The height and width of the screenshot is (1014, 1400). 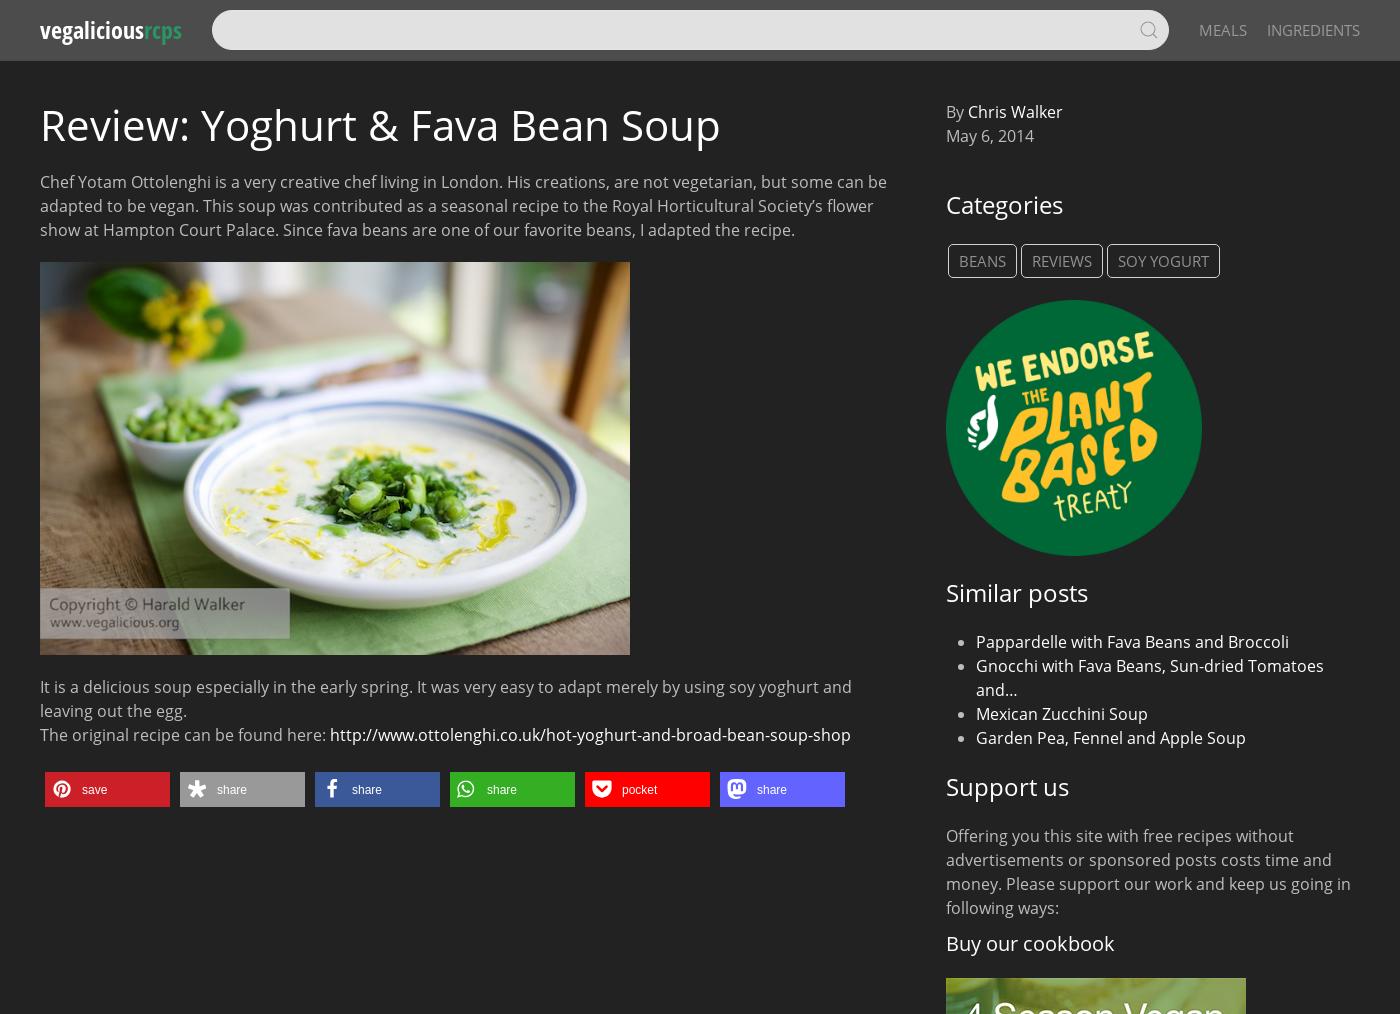 What do you see at coordinates (945, 870) in the screenshot?
I see `'Offering you this site with free recipes without advertisements or sponsored posts costs time and money. Please support our work and keep us going in following ways:'` at bounding box center [945, 870].